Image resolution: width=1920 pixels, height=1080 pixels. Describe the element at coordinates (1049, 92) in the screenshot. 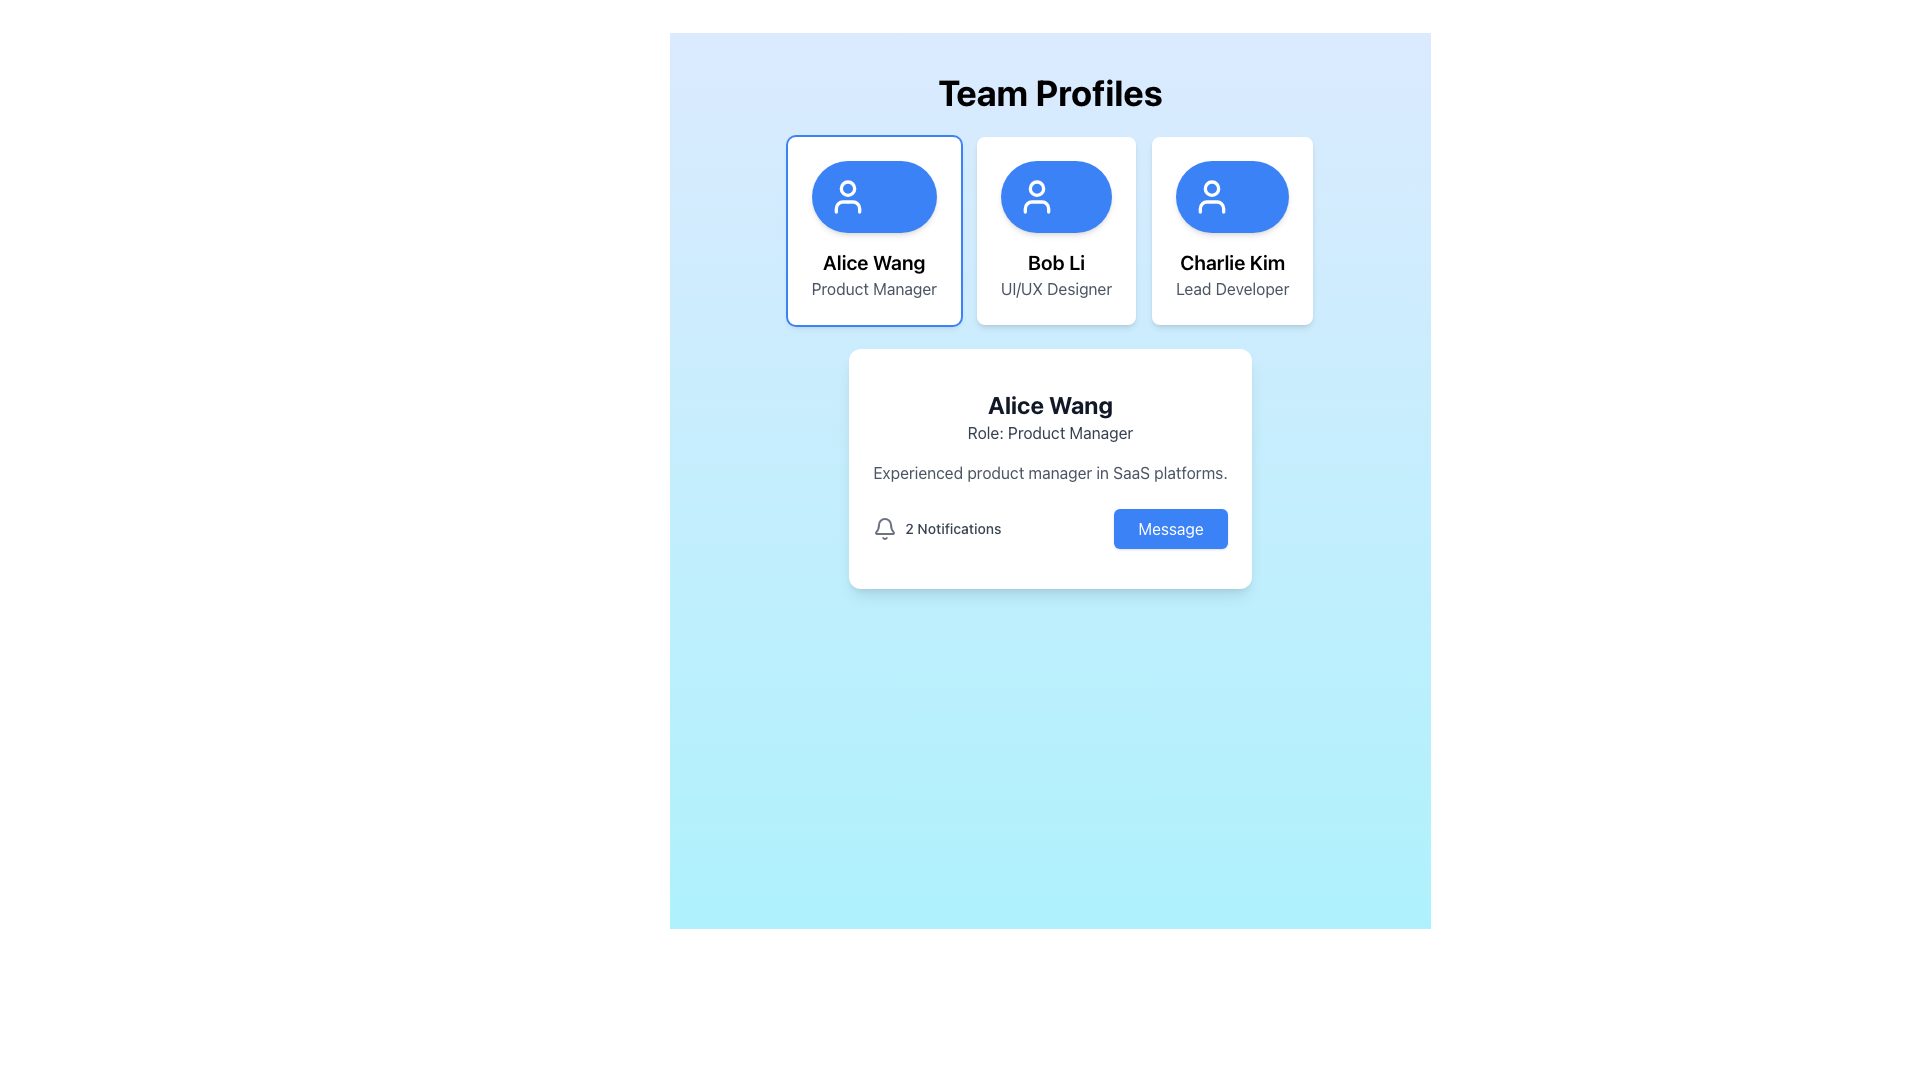

I see `bold, large header text 'Team Profiles' located at the top of the interface with a blue to cyan gradient background` at that location.